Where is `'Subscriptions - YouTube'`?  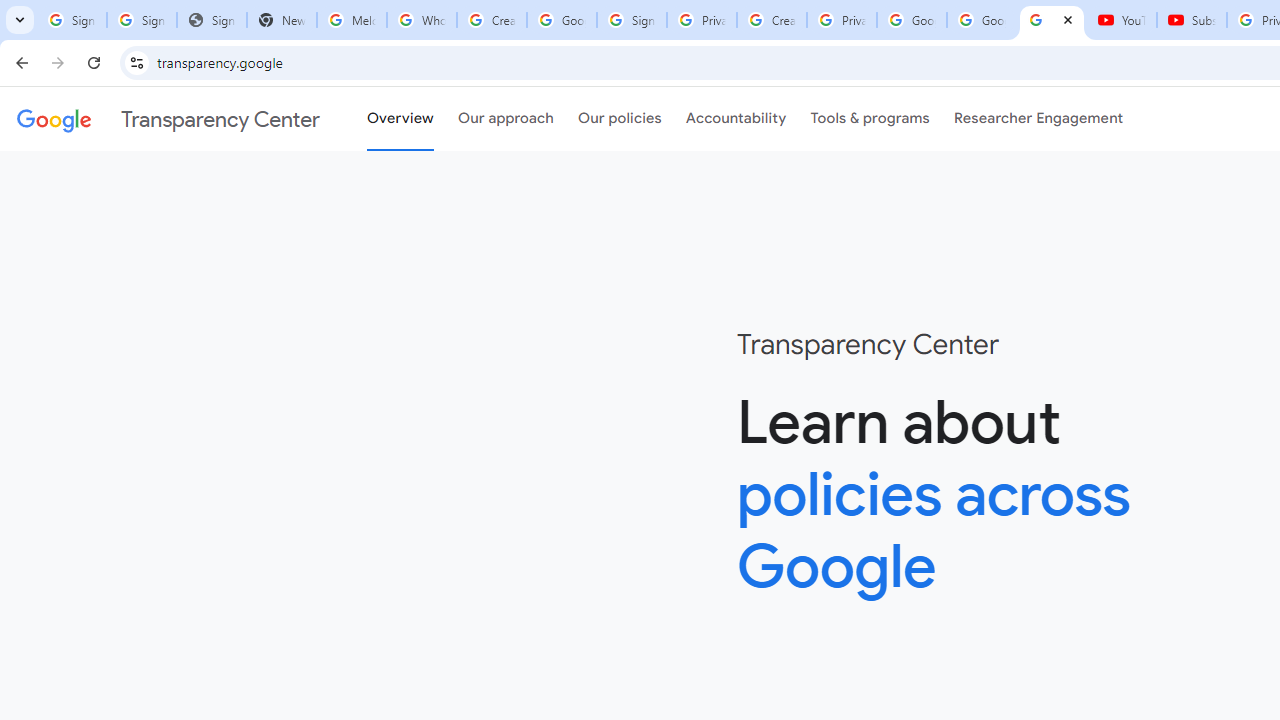 'Subscriptions - YouTube' is located at coordinates (1192, 20).